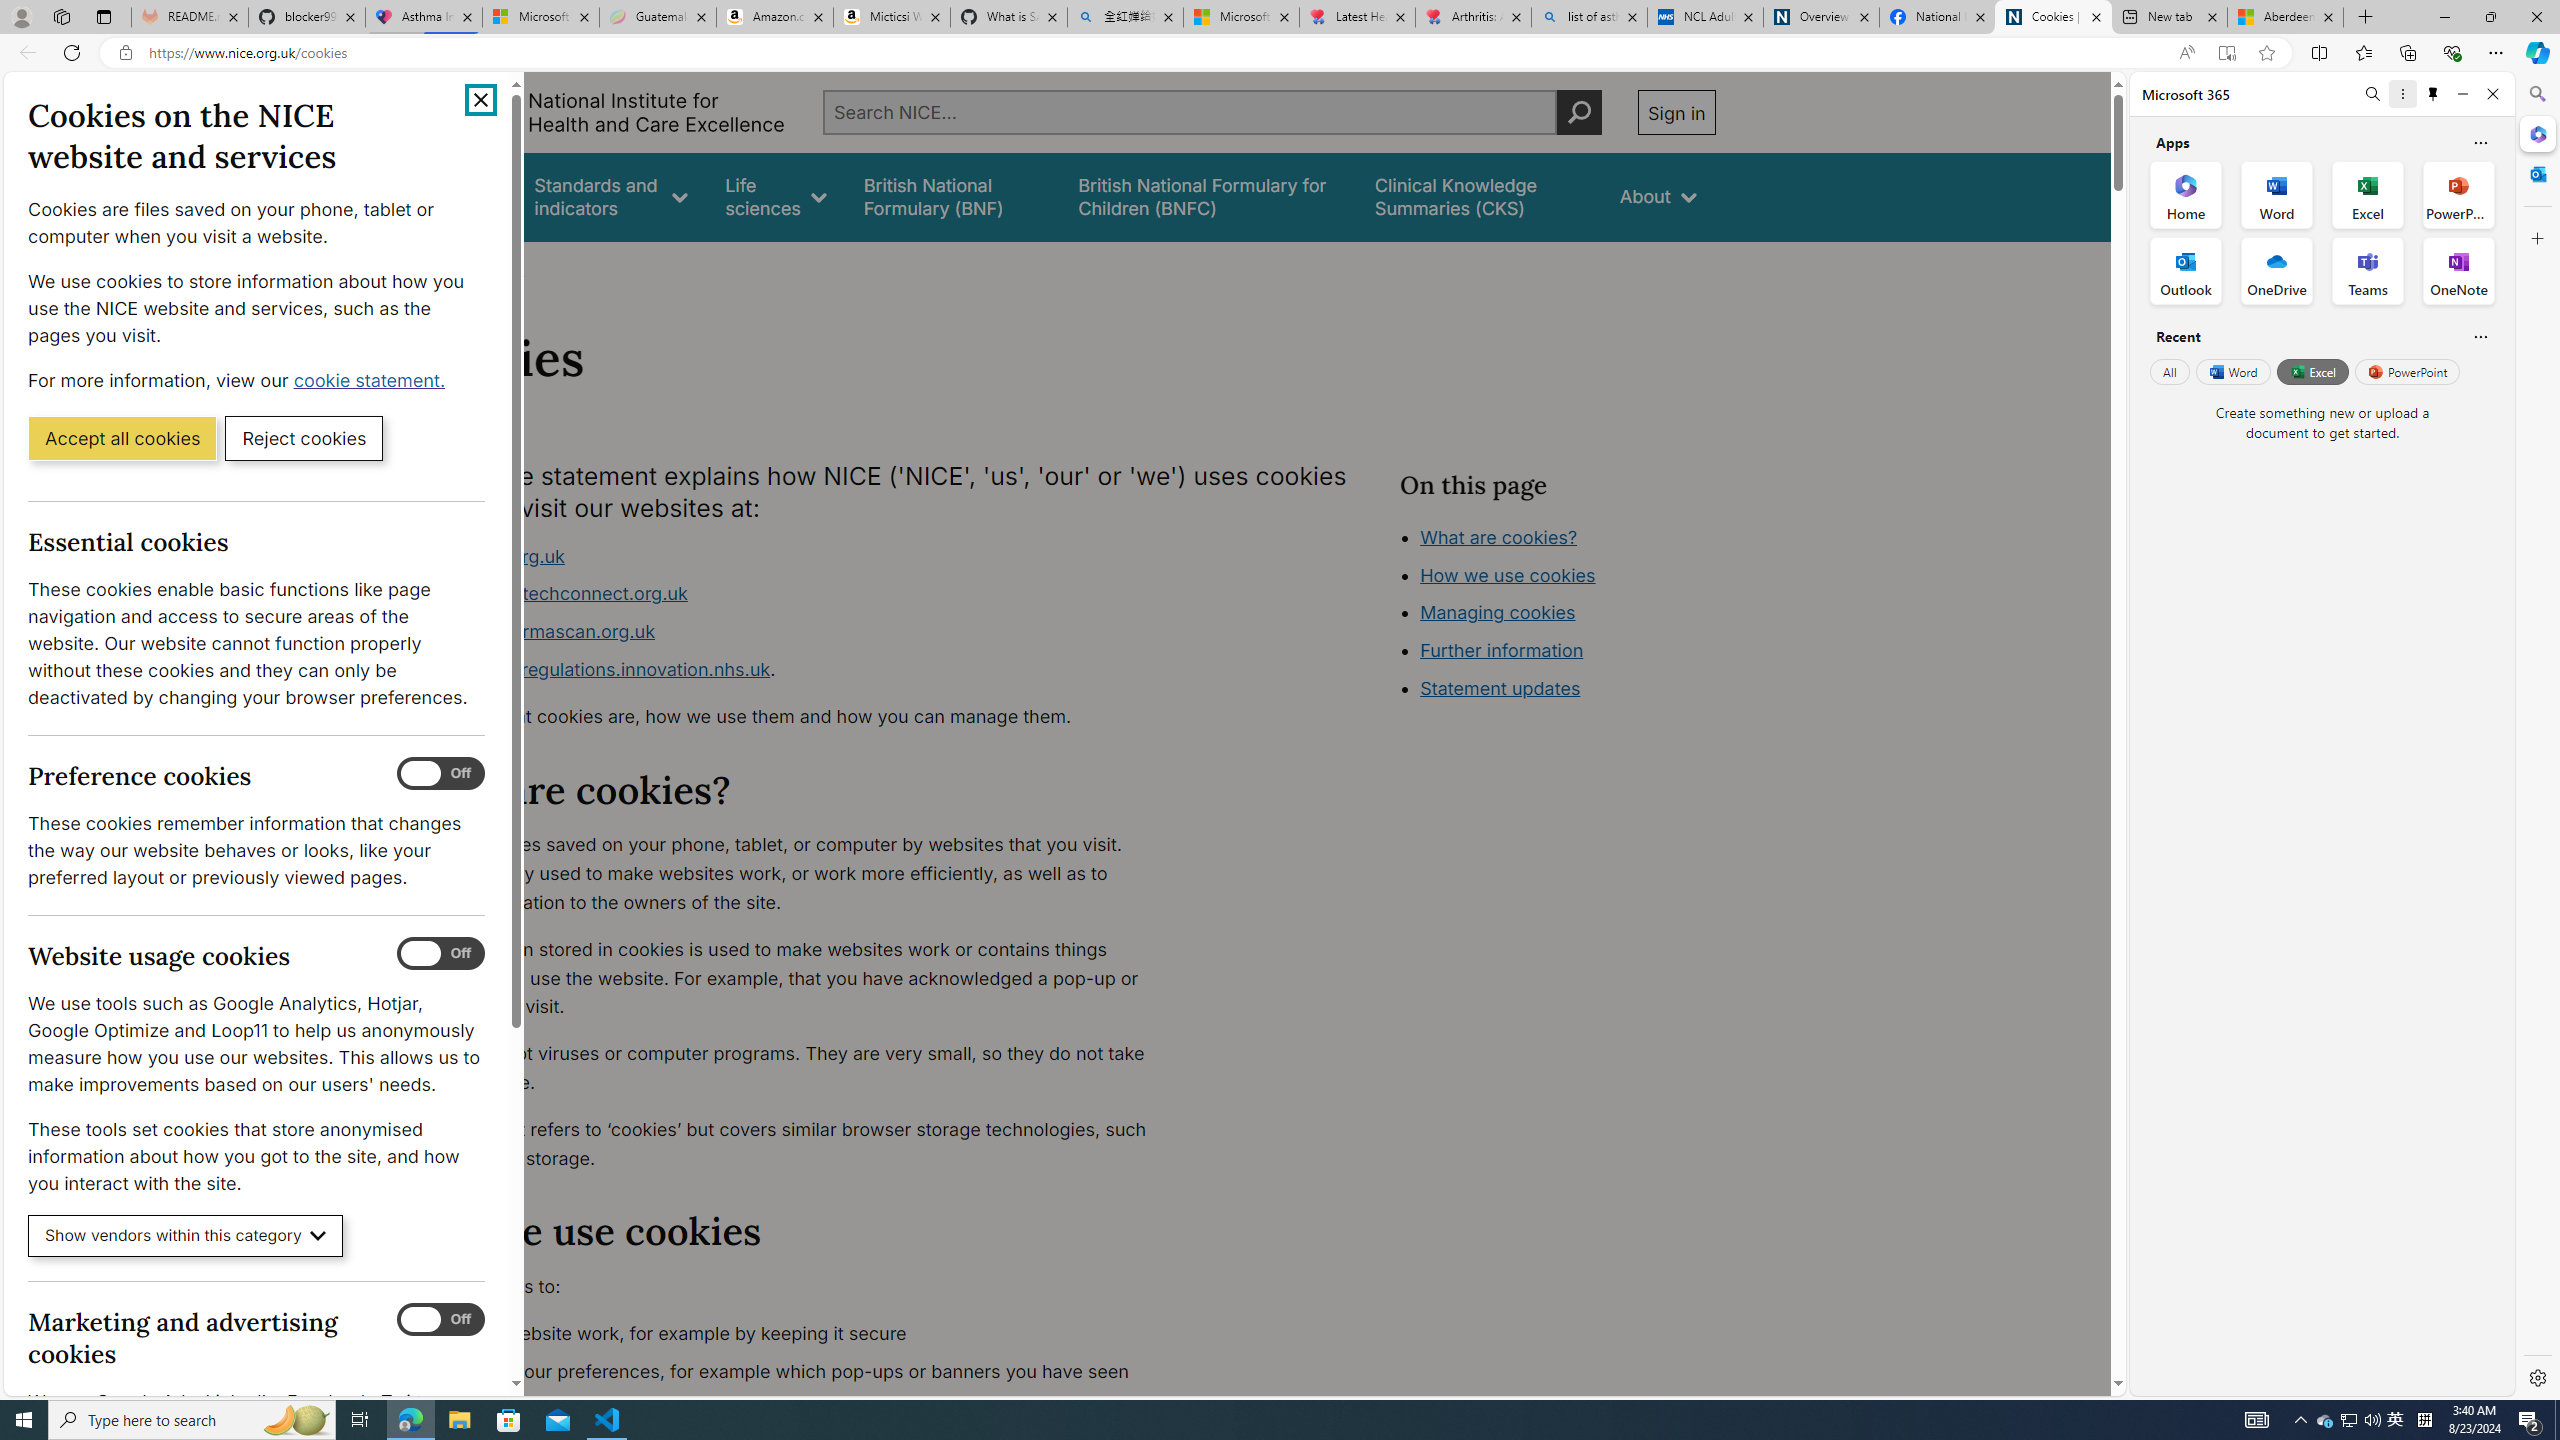 Image resolution: width=2560 pixels, height=1440 pixels. What do you see at coordinates (432, 268) in the screenshot?
I see `'Home>'` at bounding box center [432, 268].